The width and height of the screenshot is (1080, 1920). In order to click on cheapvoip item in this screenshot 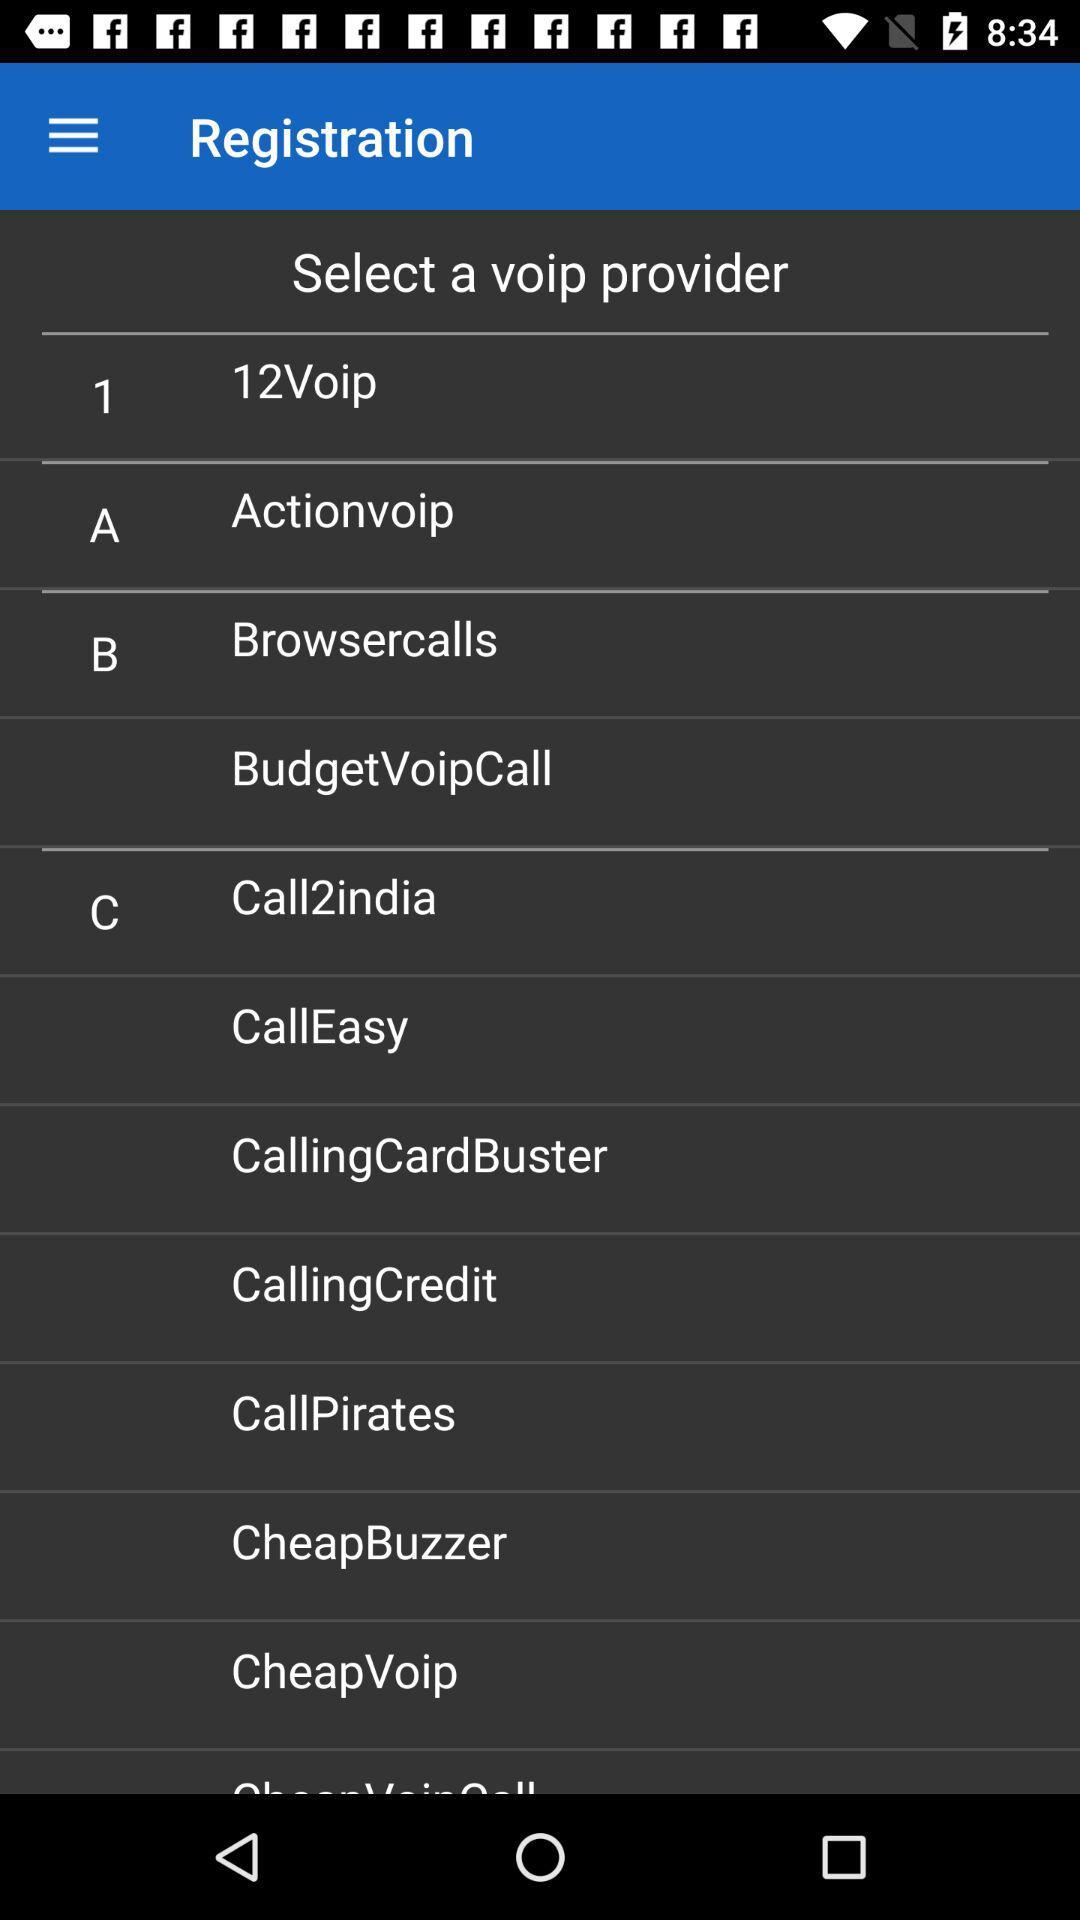, I will do `click(351, 1669)`.